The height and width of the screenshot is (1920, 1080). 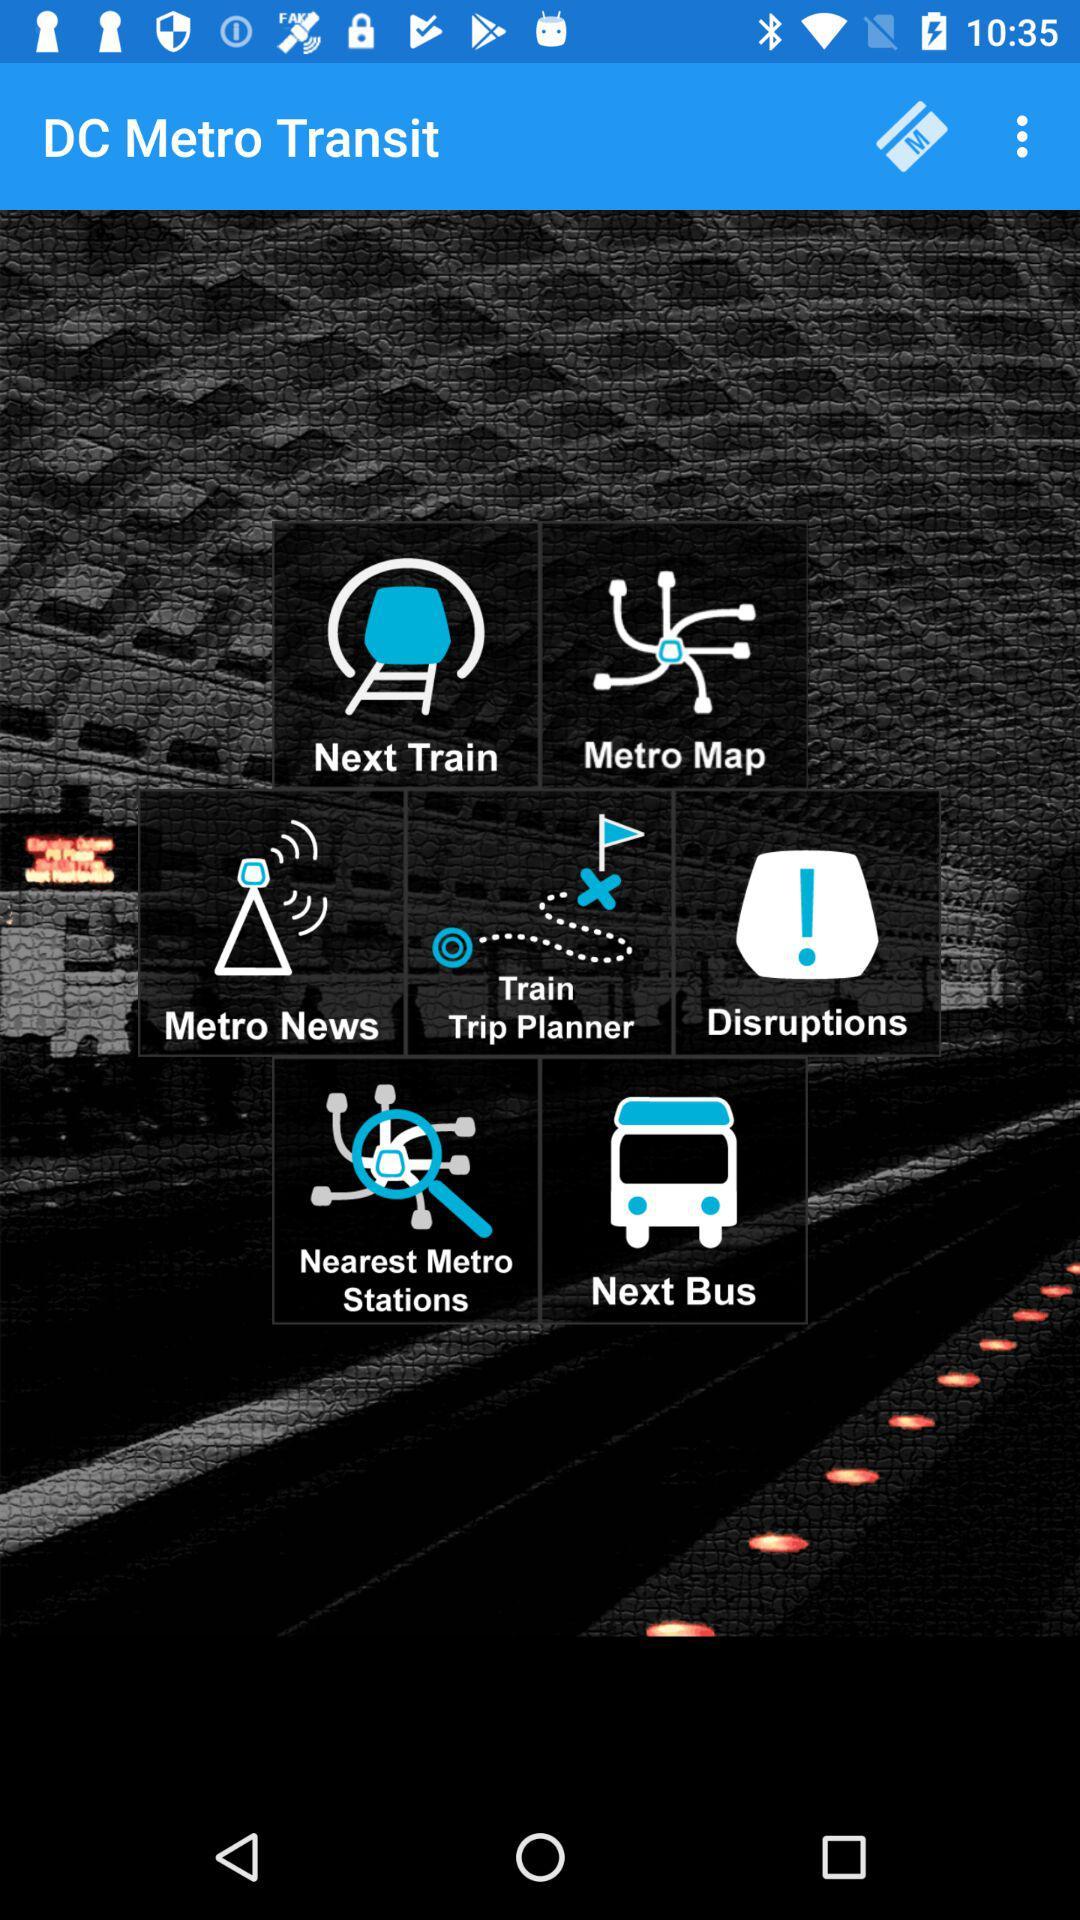 What do you see at coordinates (911, 135) in the screenshot?
I see `item next to the dc metro transit` at bounding box center [911, 135].